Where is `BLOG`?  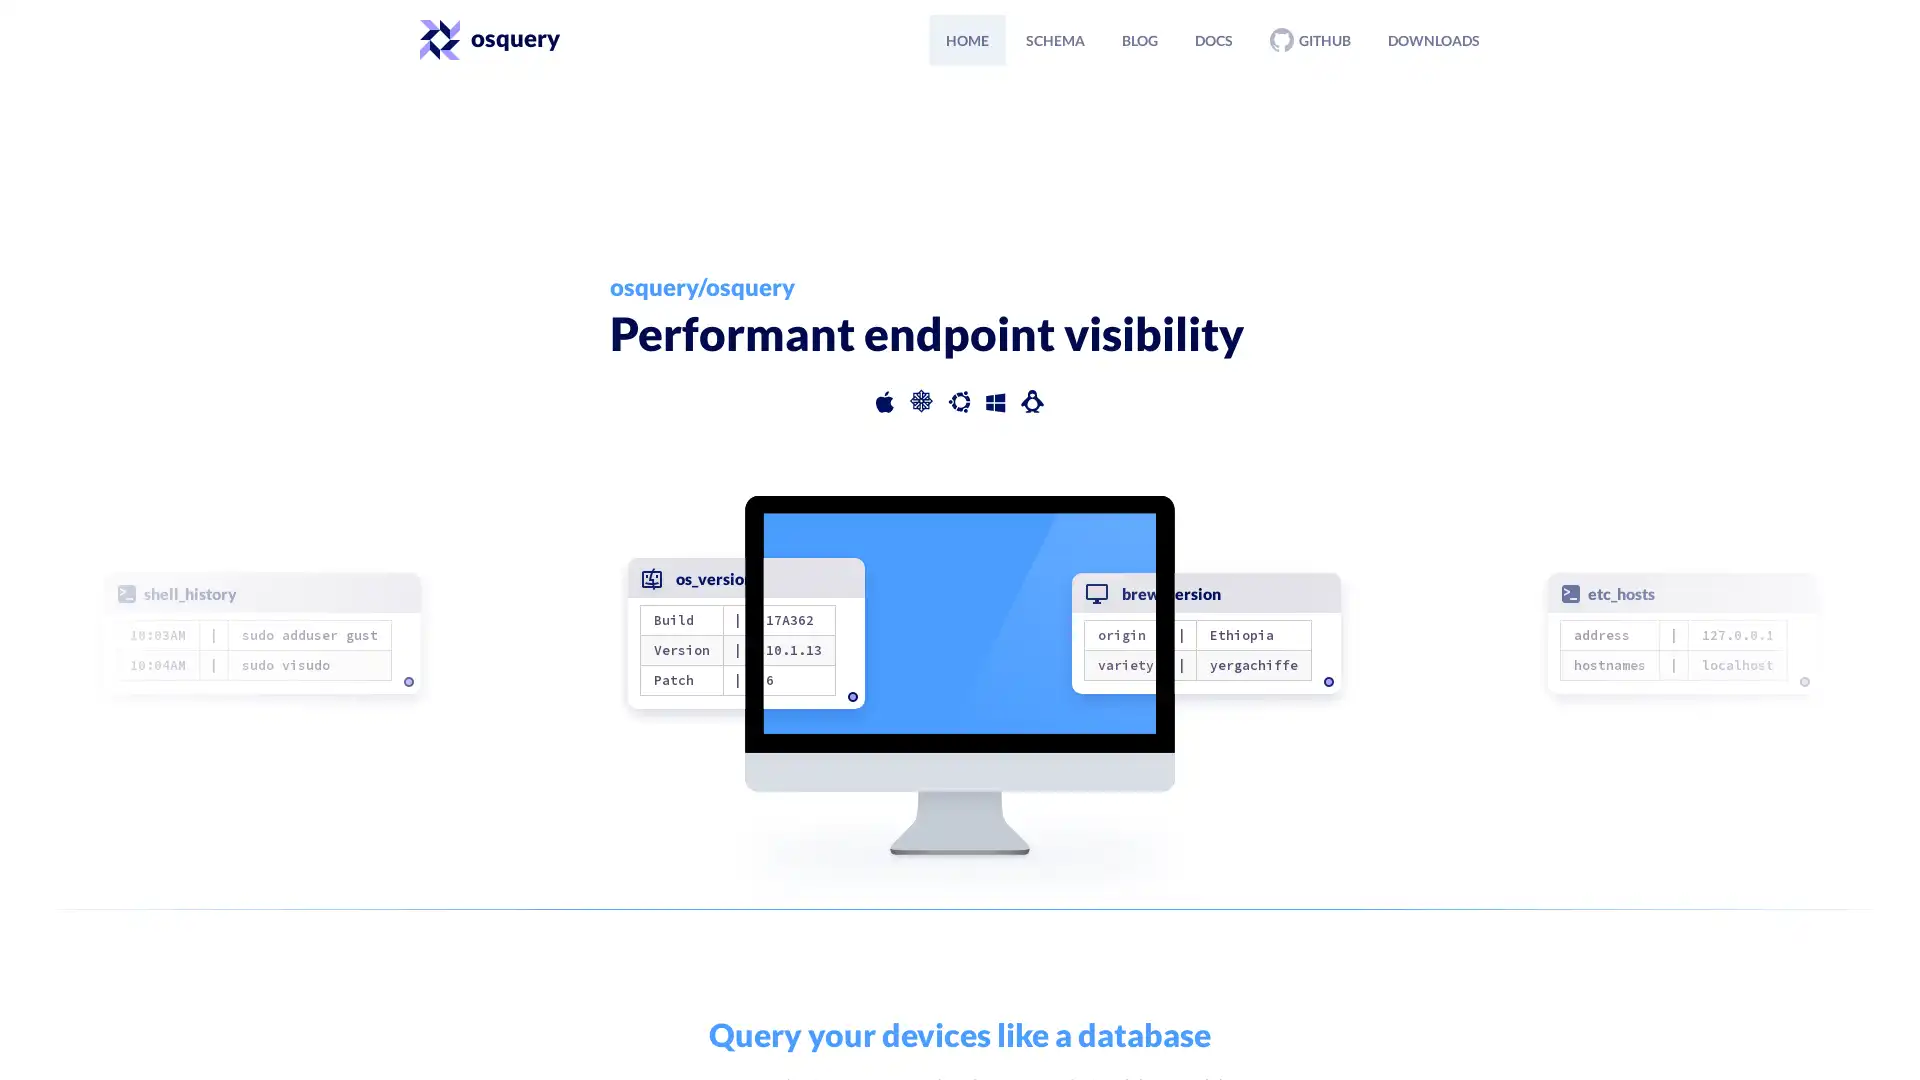 BLOG is located at coordinates (1140, 39).